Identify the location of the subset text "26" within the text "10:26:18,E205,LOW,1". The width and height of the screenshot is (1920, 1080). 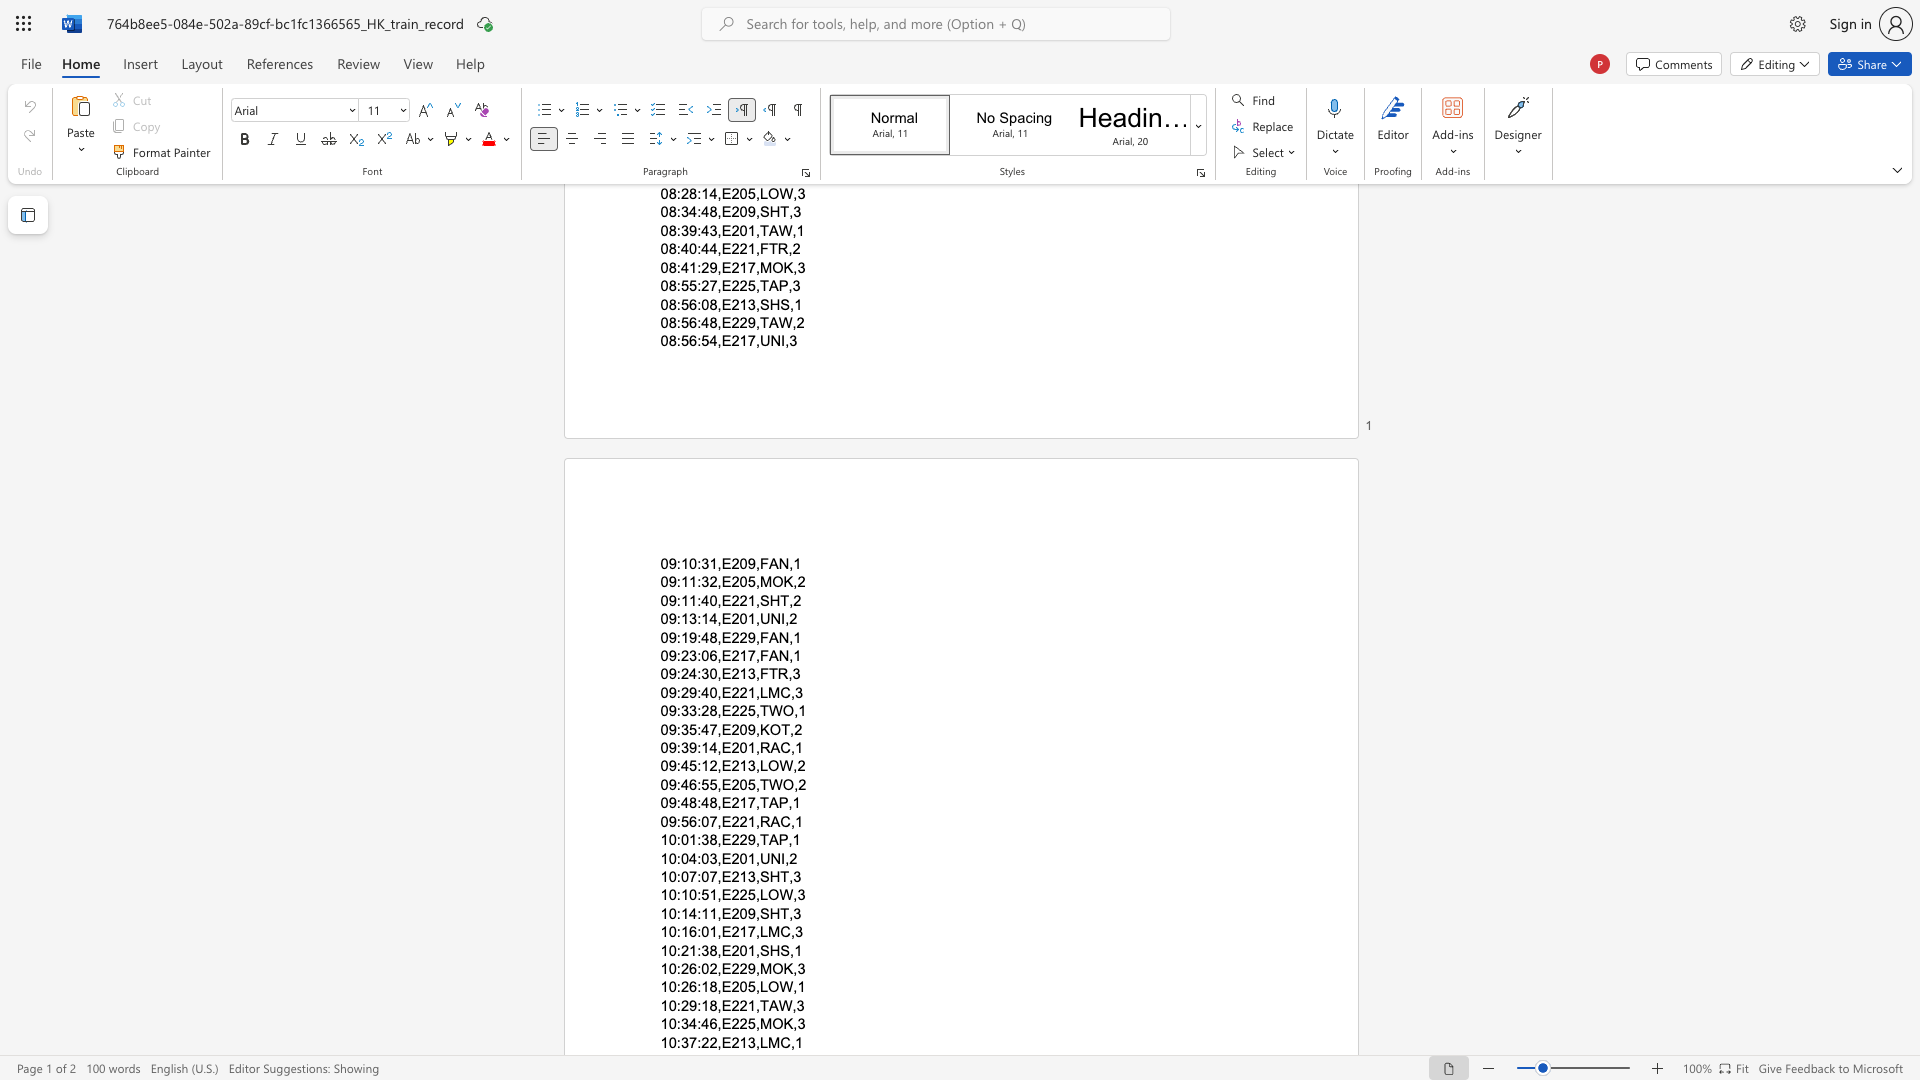
(680, 986).